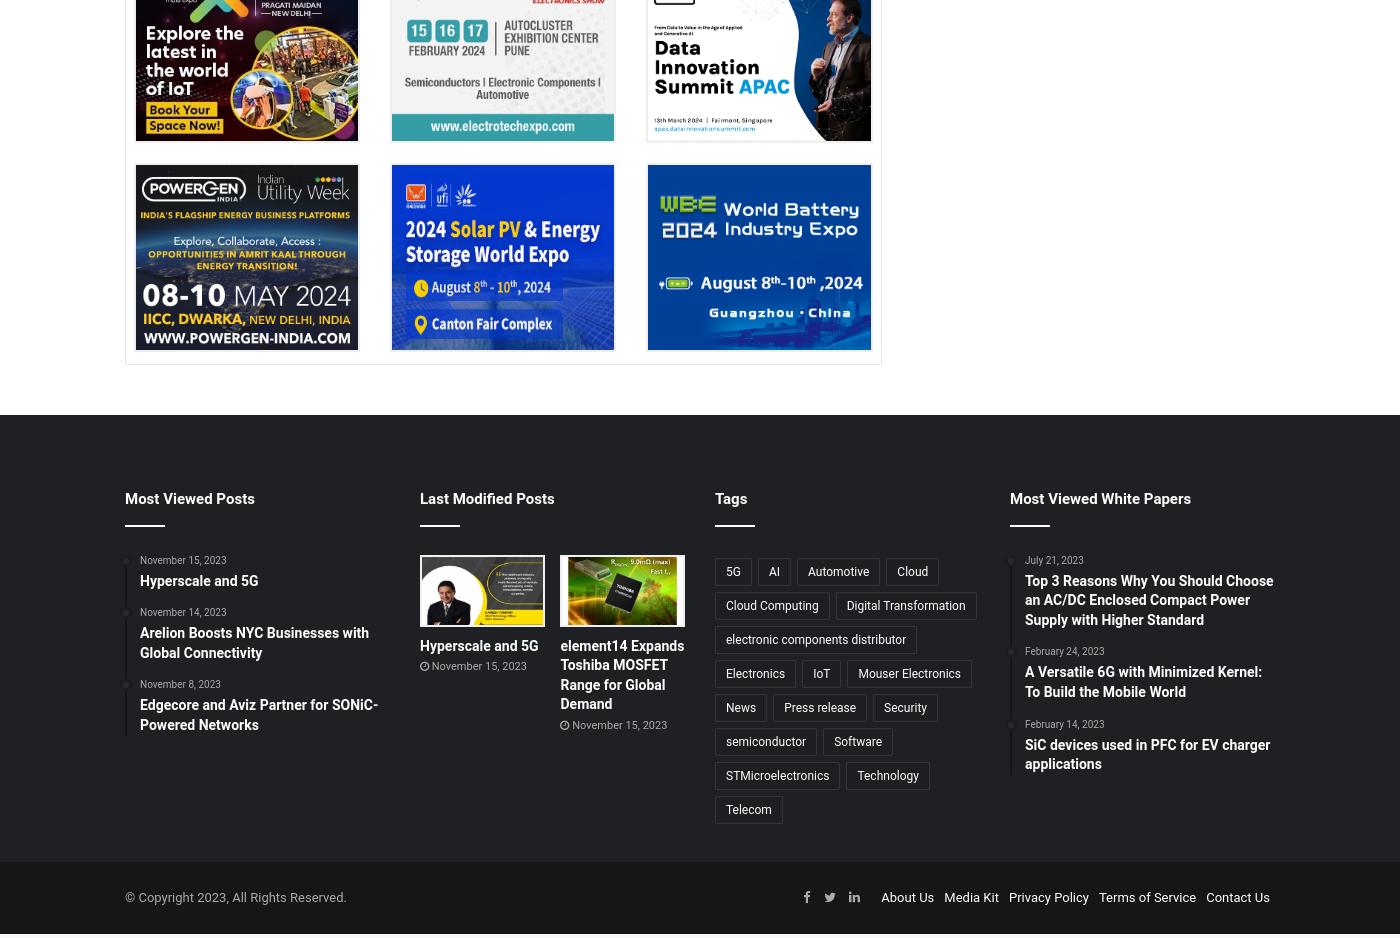  Describe the element at coordinates (1054, 559) in the screenshot. I see `'July 21, 2023'` at that location.